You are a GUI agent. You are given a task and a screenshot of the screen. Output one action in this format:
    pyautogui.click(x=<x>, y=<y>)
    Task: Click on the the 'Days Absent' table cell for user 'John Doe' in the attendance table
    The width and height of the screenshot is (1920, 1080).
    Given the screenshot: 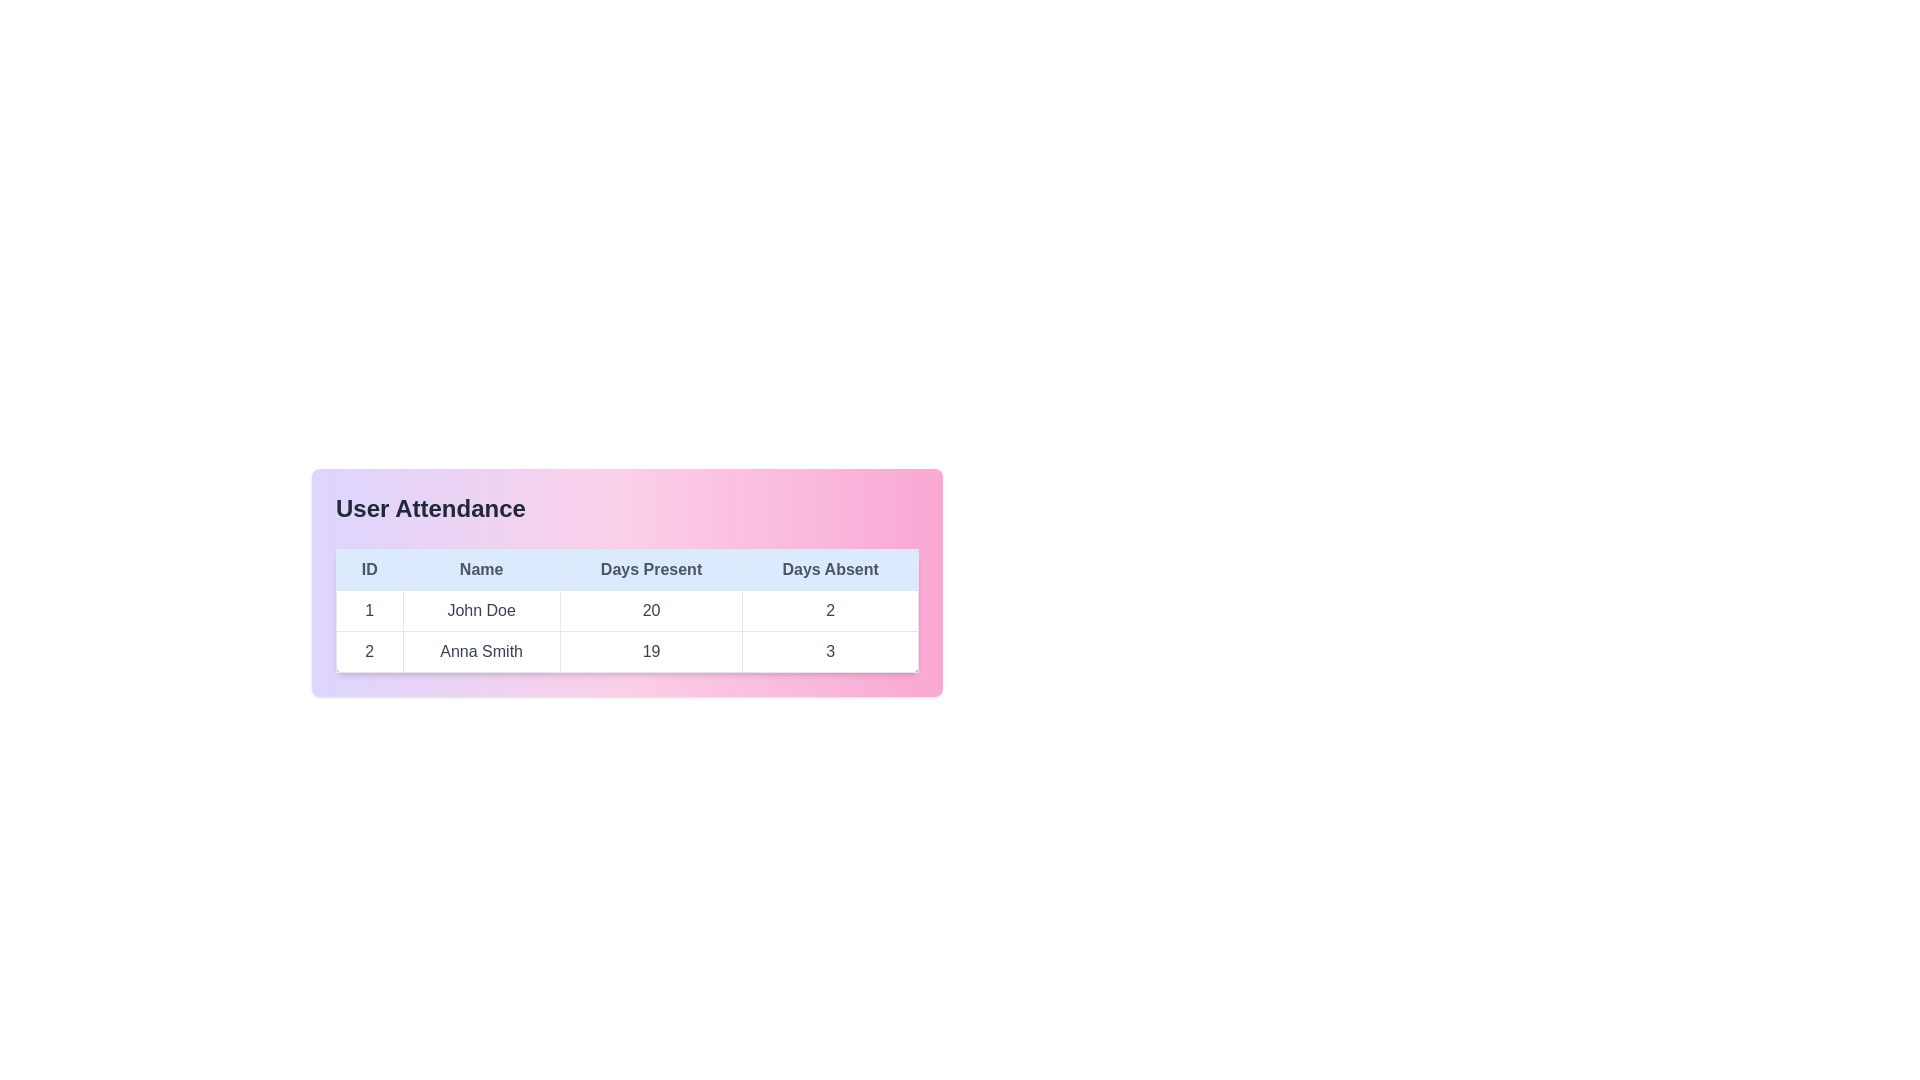 What is the action you would take?
    pyautogui.click(x=830, y=609)
    